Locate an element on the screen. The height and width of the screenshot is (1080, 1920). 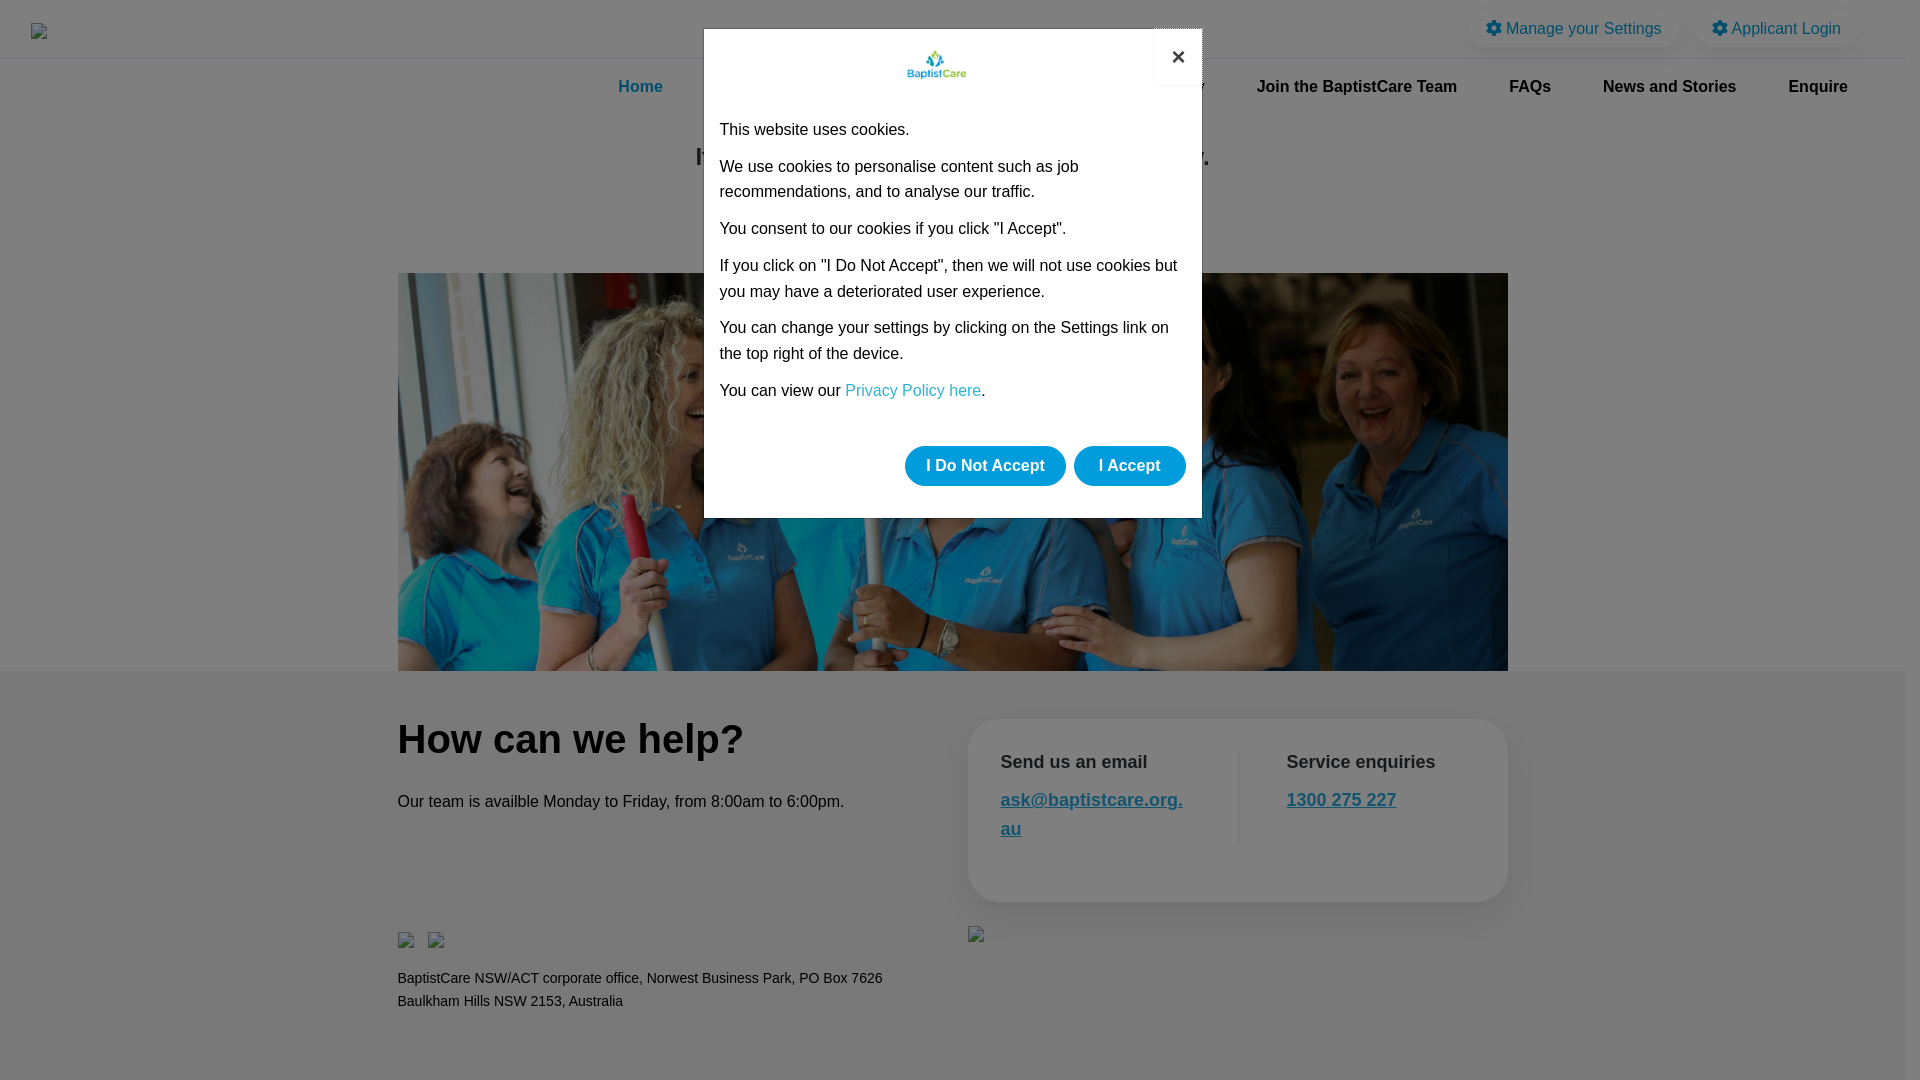
'Manage your Settings' is located at coordinates (1573, 28).